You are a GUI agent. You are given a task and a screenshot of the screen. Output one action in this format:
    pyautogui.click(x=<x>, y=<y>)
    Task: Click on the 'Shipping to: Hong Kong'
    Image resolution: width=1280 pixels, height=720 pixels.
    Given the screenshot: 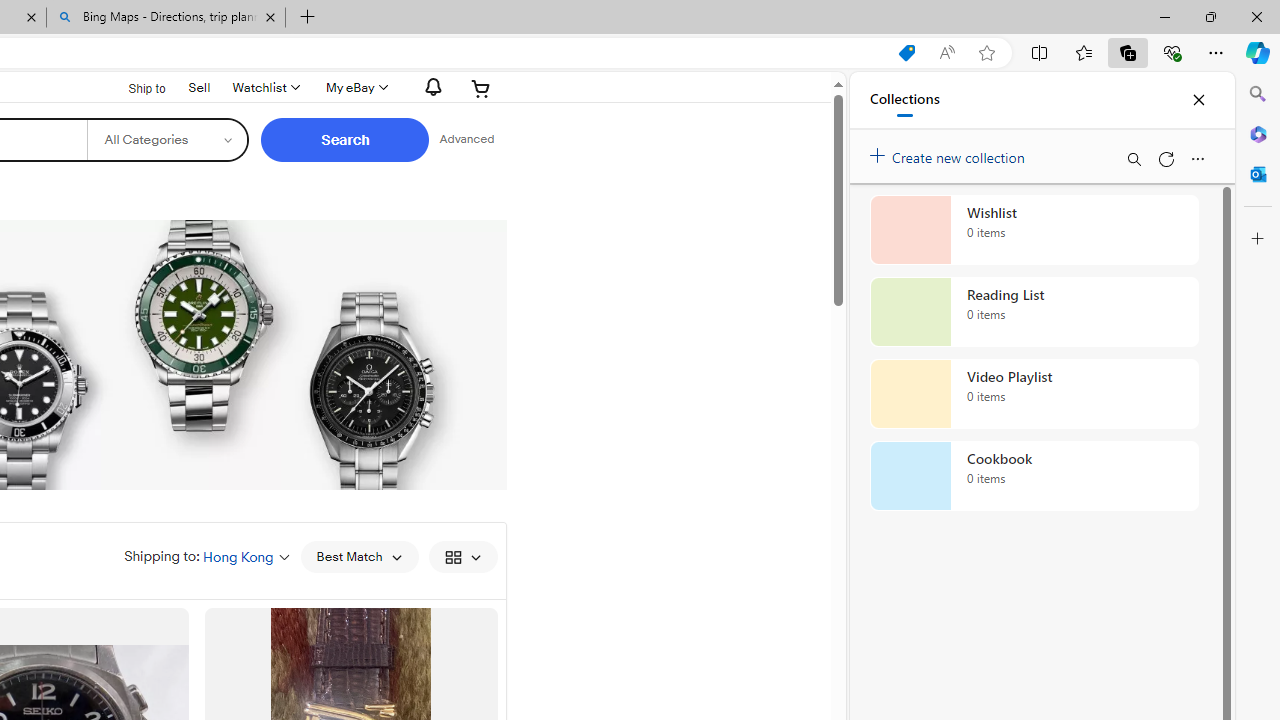 What is the action you would take?
    pyautogui.click(x=207, y=556)
    